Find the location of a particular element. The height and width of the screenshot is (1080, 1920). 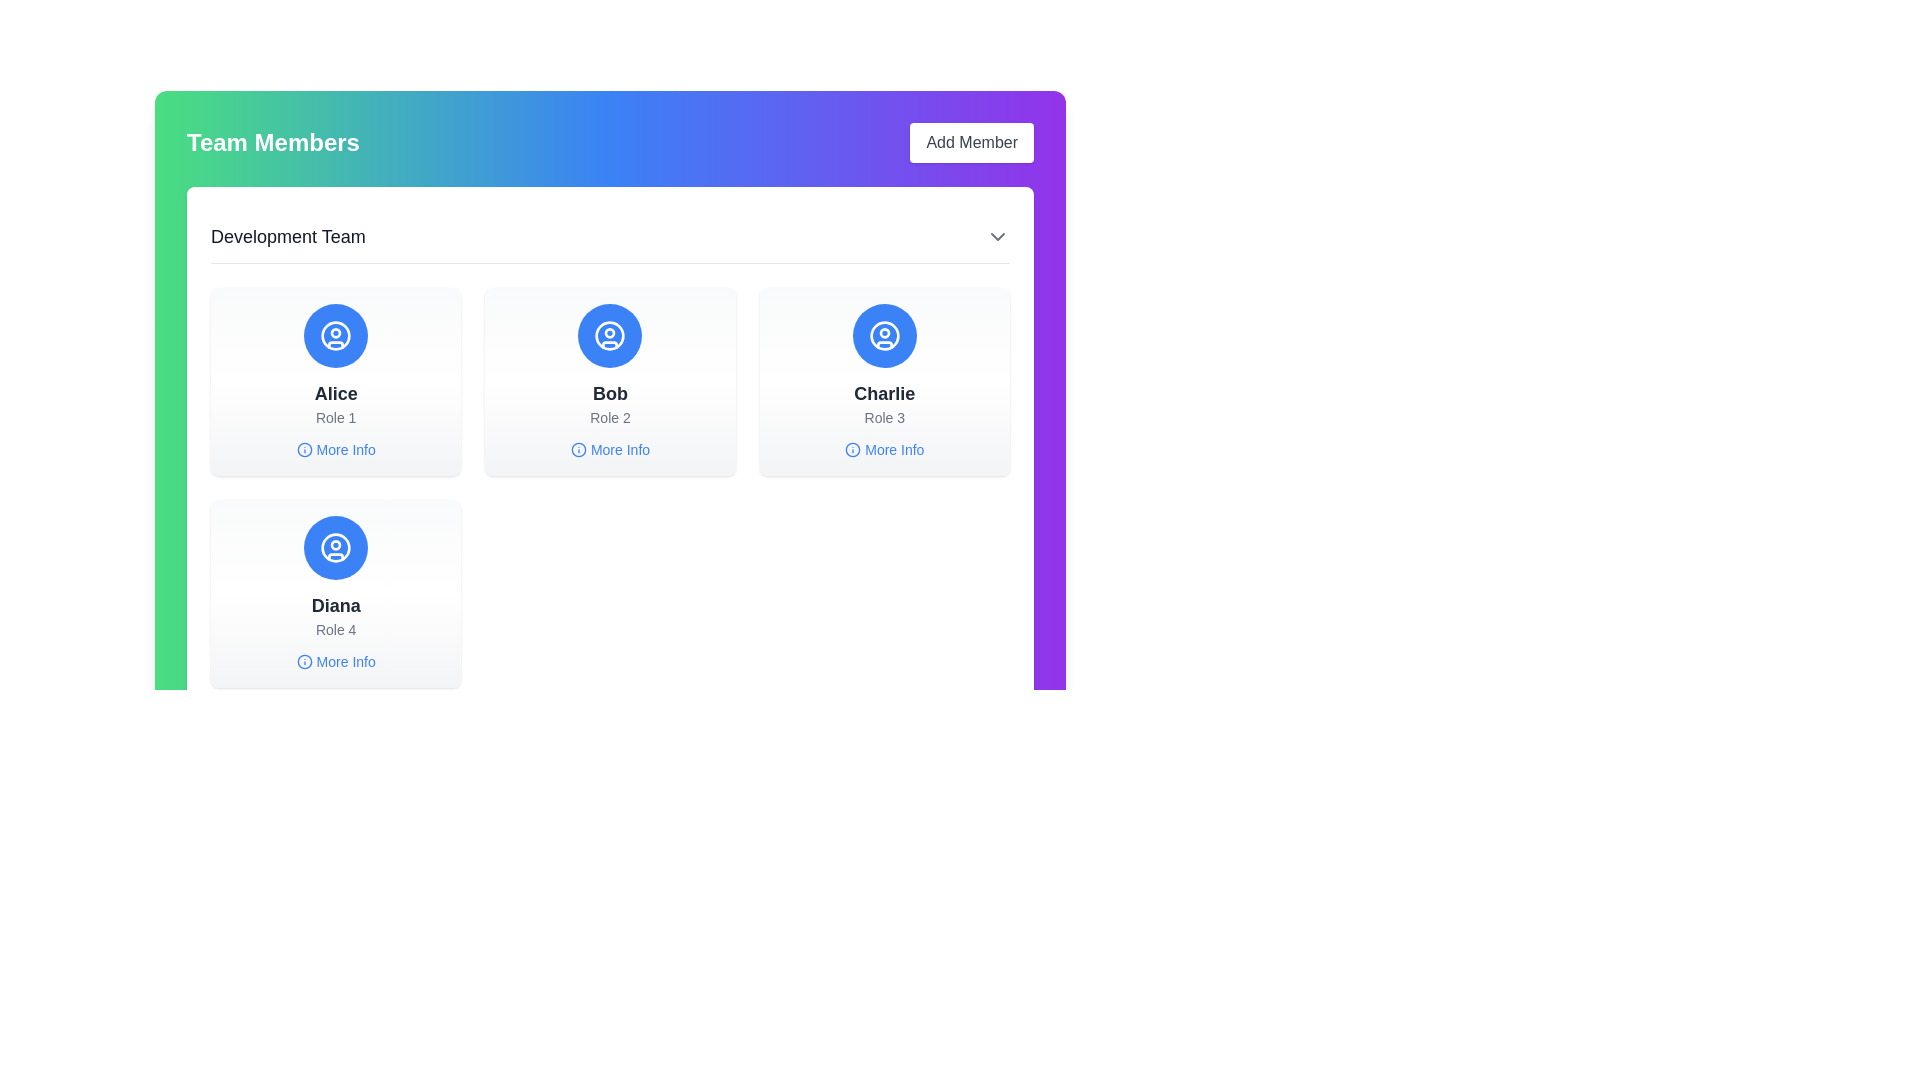

the button-like link at the bottom center of the card containing the title 'Alice' and subtitle 'Role 1' to receive a tooltip or visual feedback is located at coordinates (336, 450).